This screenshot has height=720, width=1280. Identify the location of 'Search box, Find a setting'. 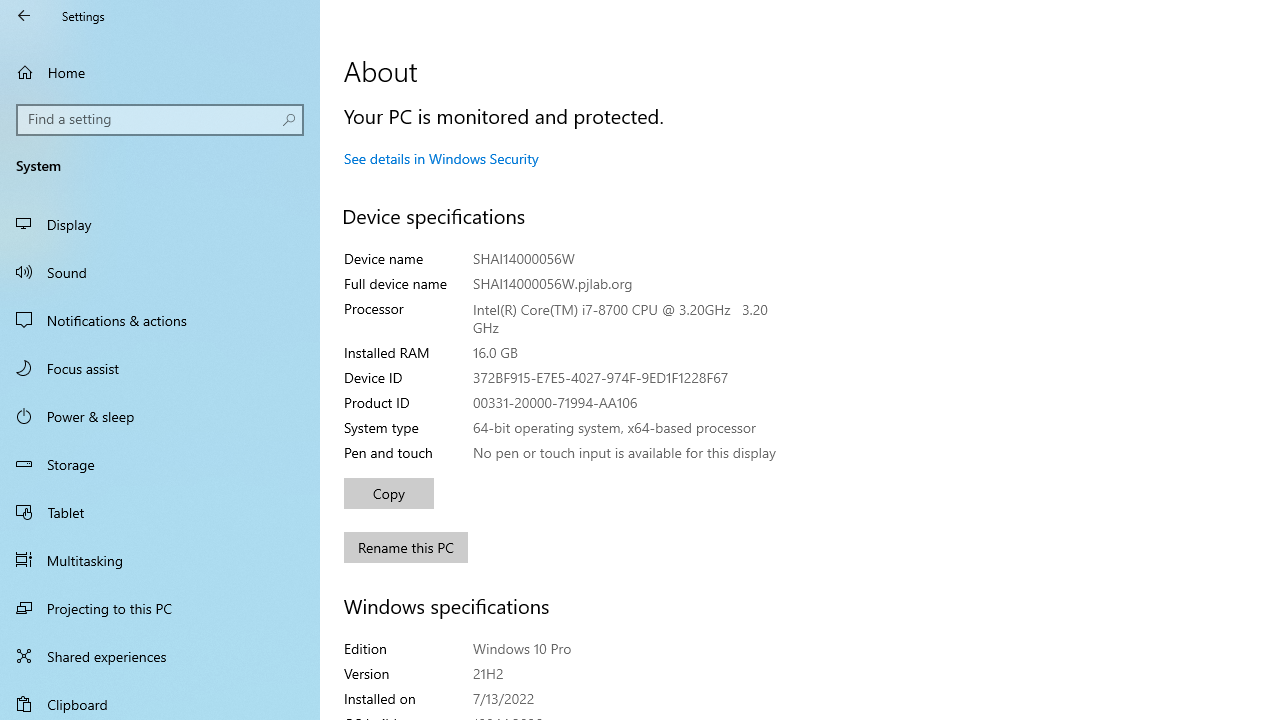
(160, 119).